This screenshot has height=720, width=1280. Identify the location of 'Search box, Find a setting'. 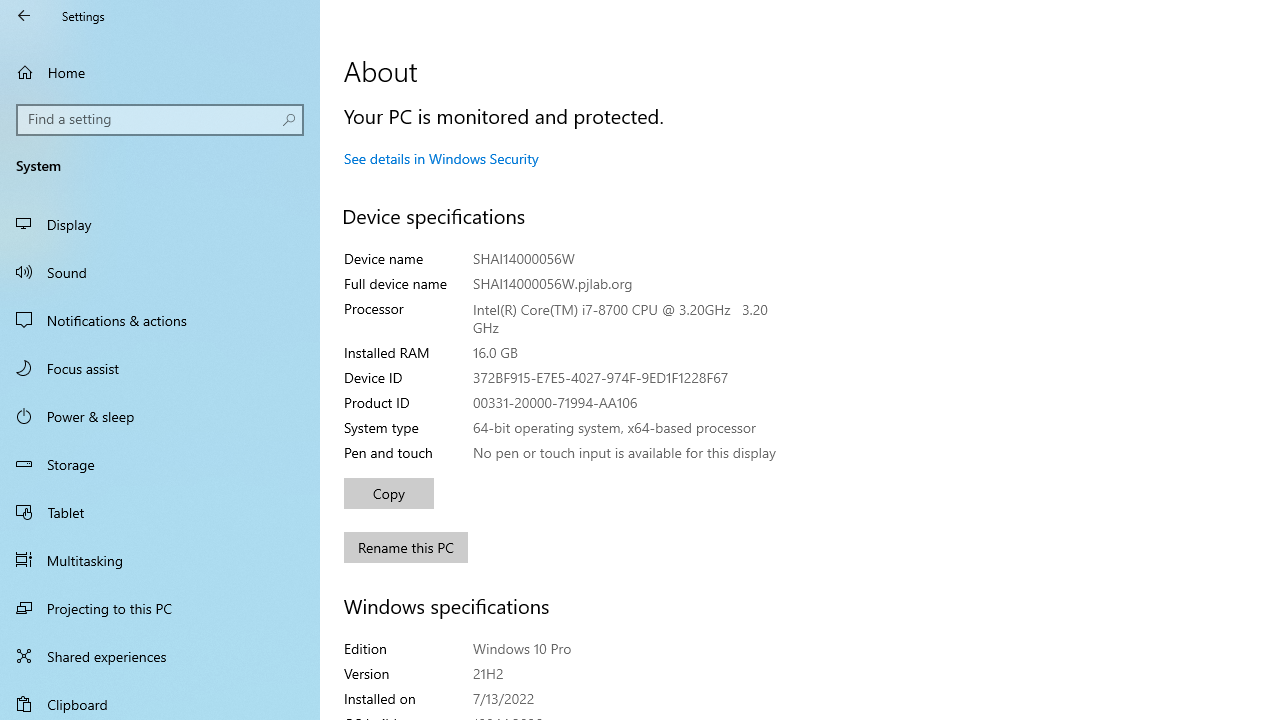
(160, 119).